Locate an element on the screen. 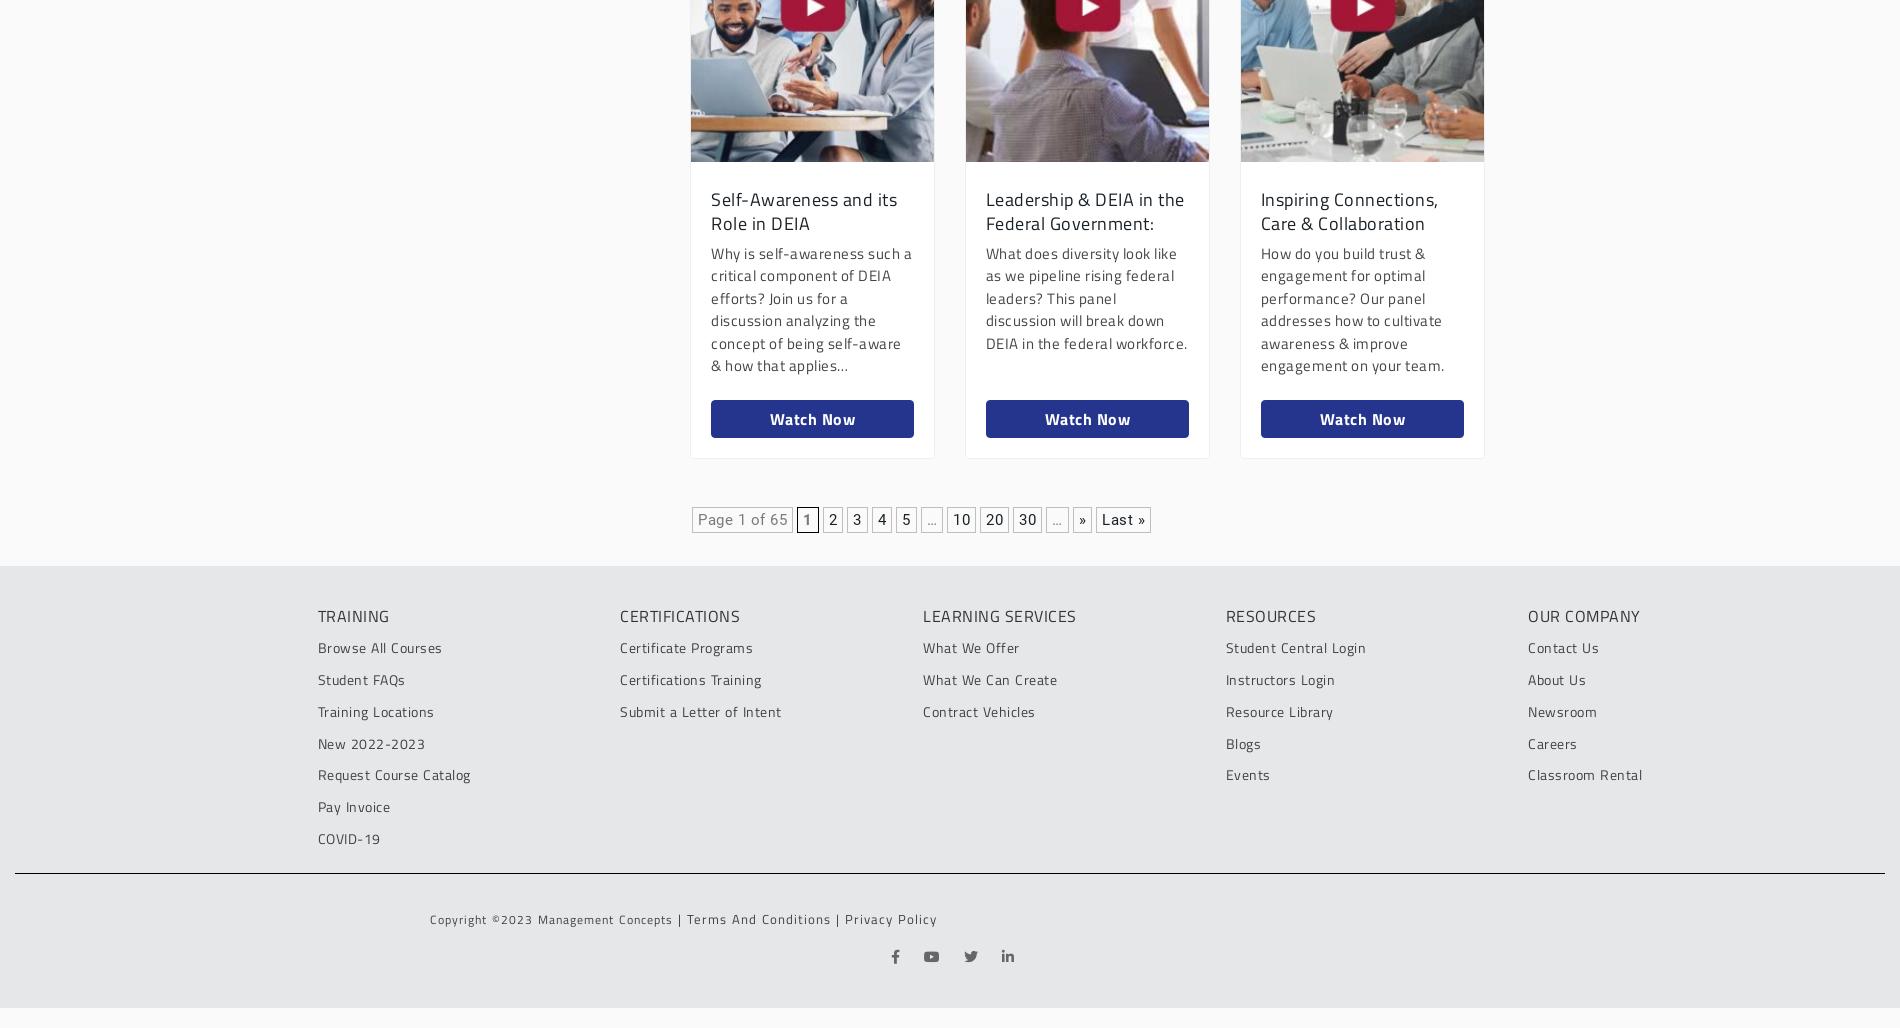  'Blogs' is located at coordinates (1241, 741).